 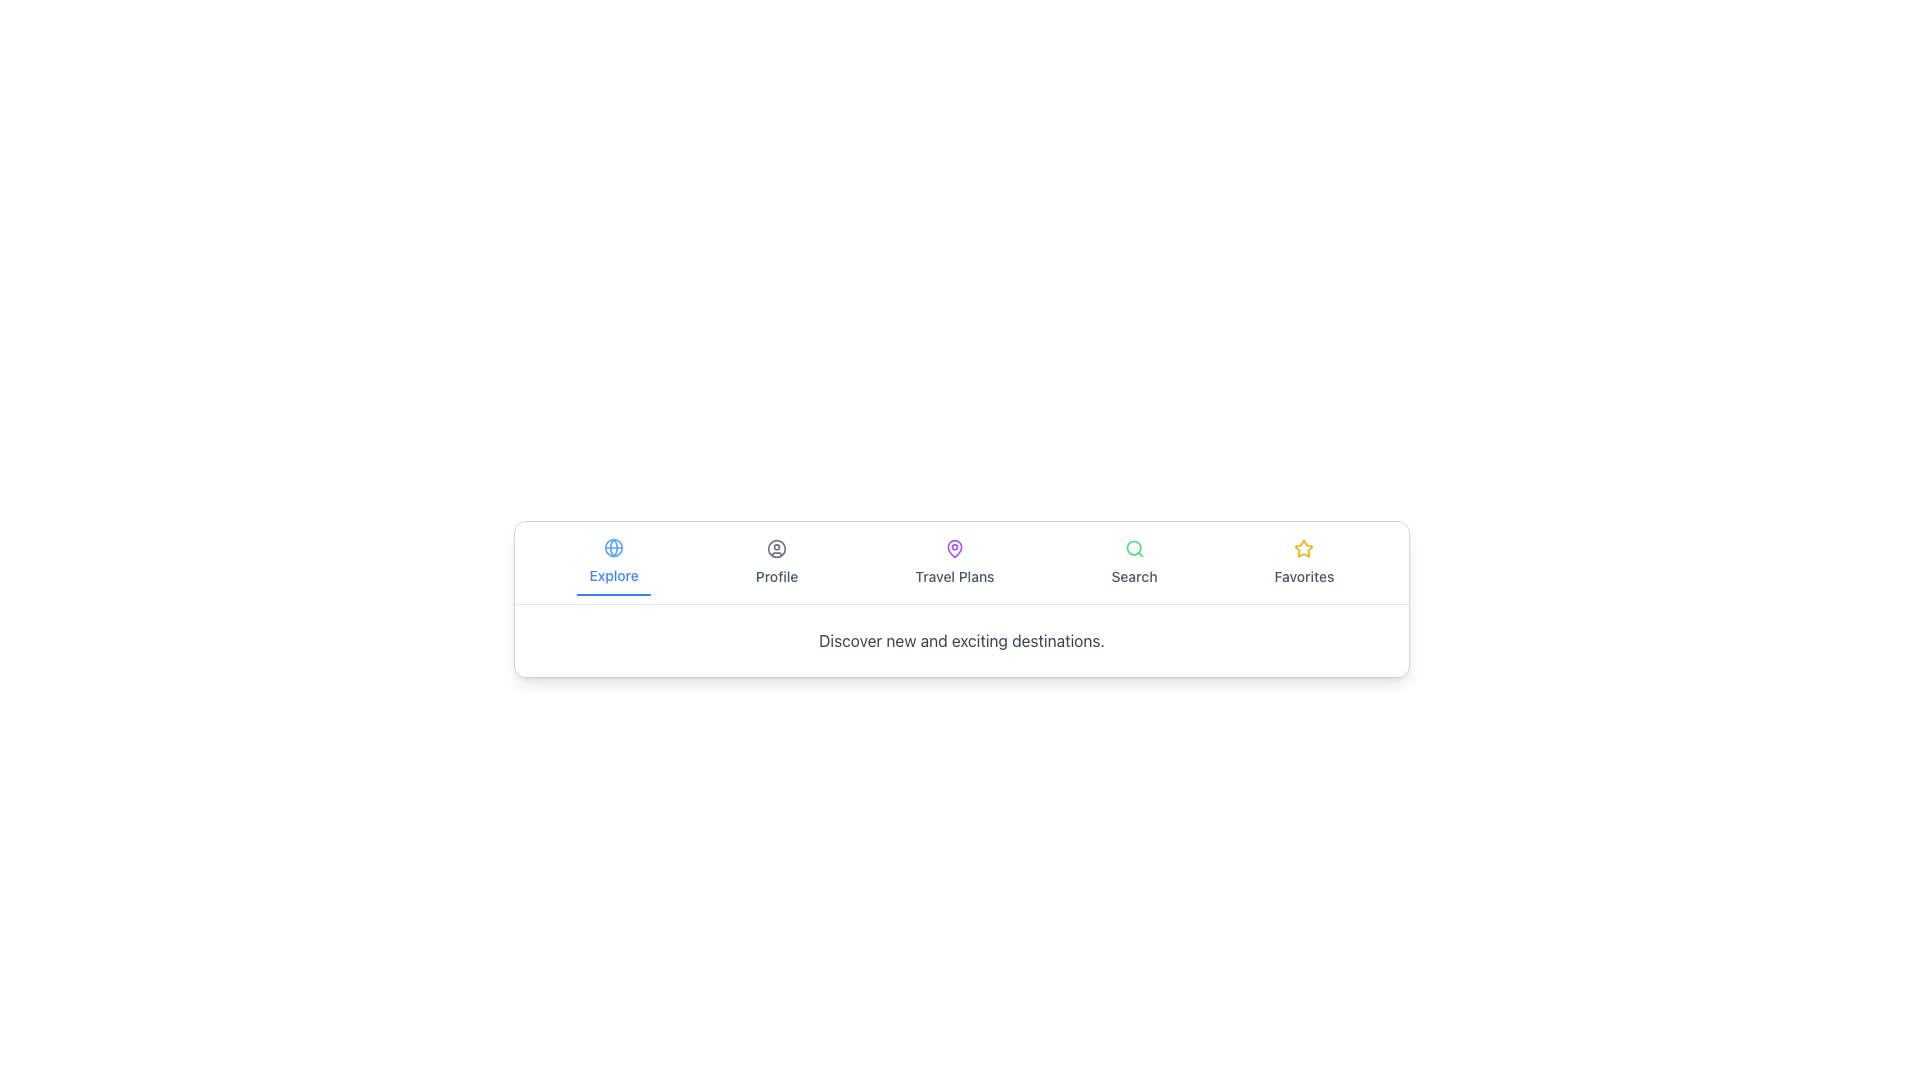 What do you see at coordinates (613, 563) in the screenshot?
I see `the 'Explore' Navigation Button` at bounding box center [613, 563].